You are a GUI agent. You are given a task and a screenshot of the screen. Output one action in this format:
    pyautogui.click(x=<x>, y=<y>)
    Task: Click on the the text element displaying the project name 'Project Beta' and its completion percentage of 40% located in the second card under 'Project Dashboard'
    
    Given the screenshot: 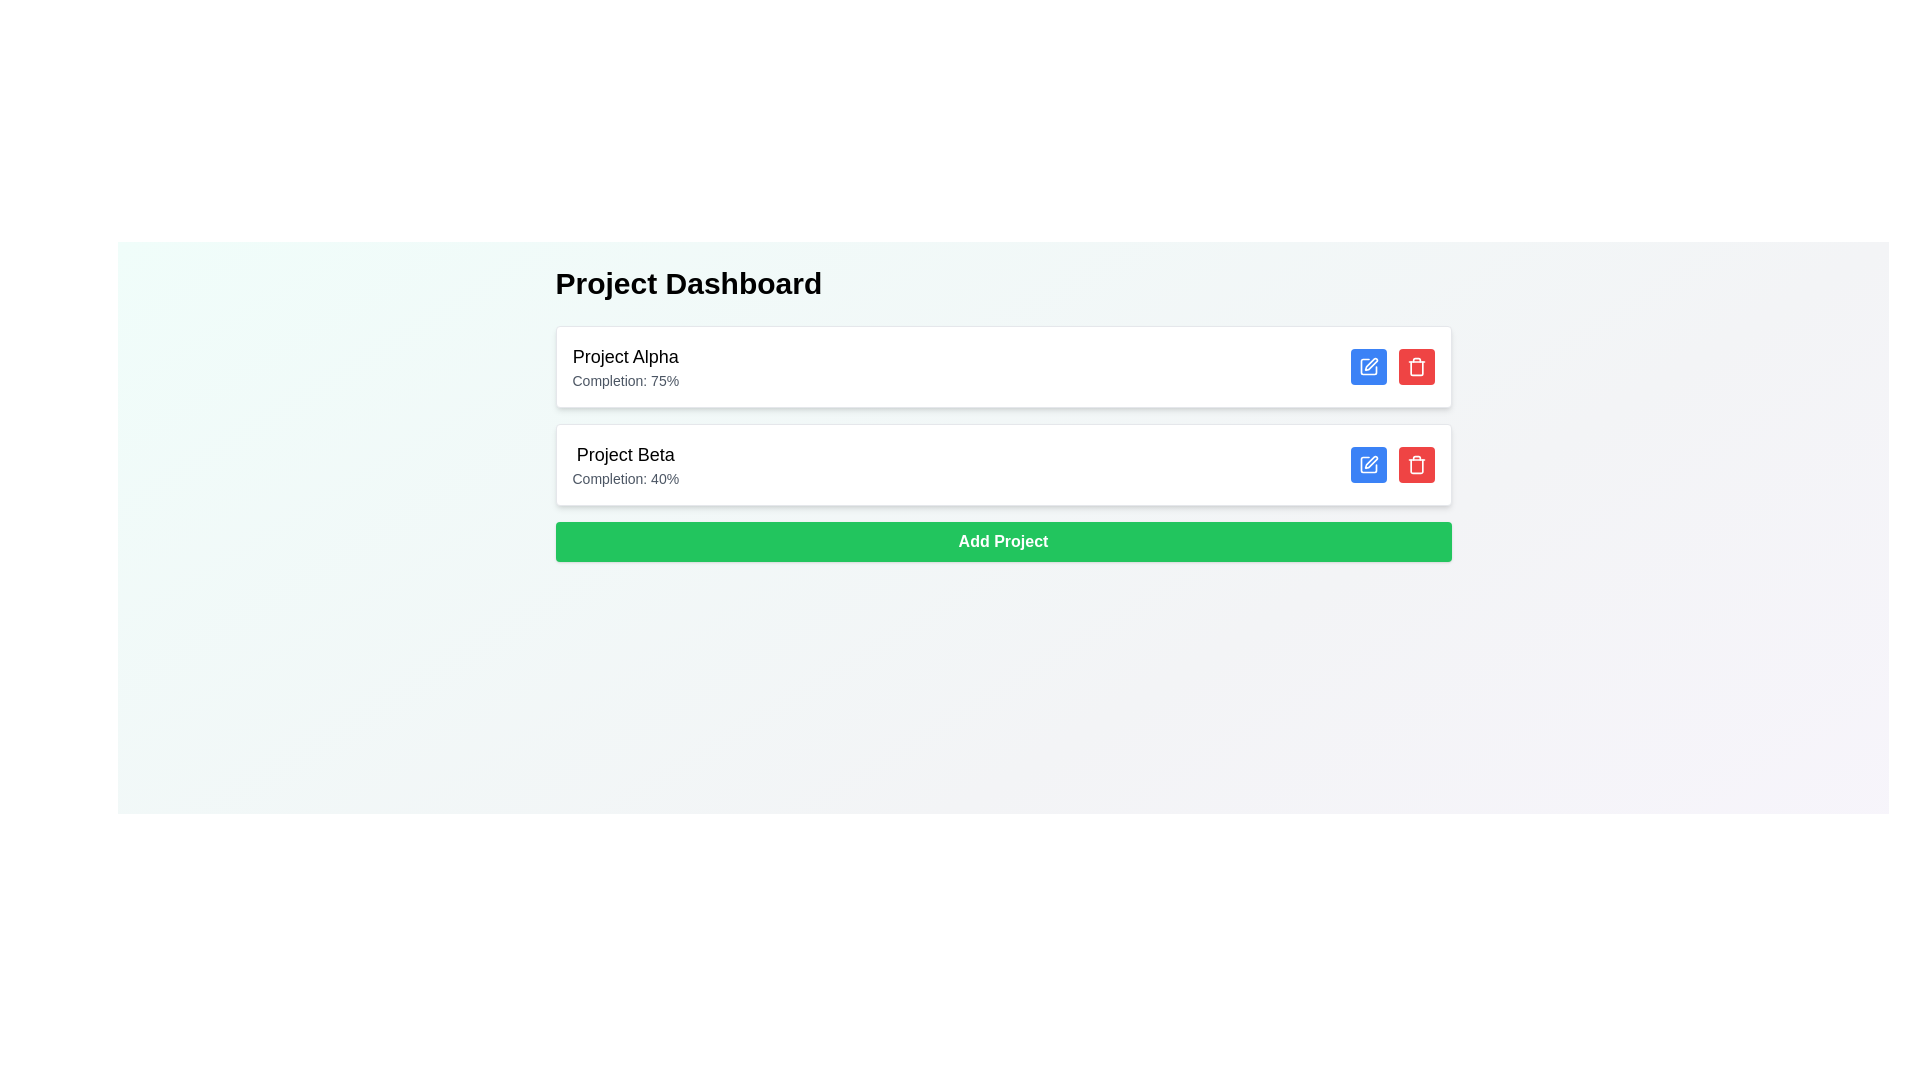 What is the action you would take?
    pyautogui.click(x=624, y=465)
    